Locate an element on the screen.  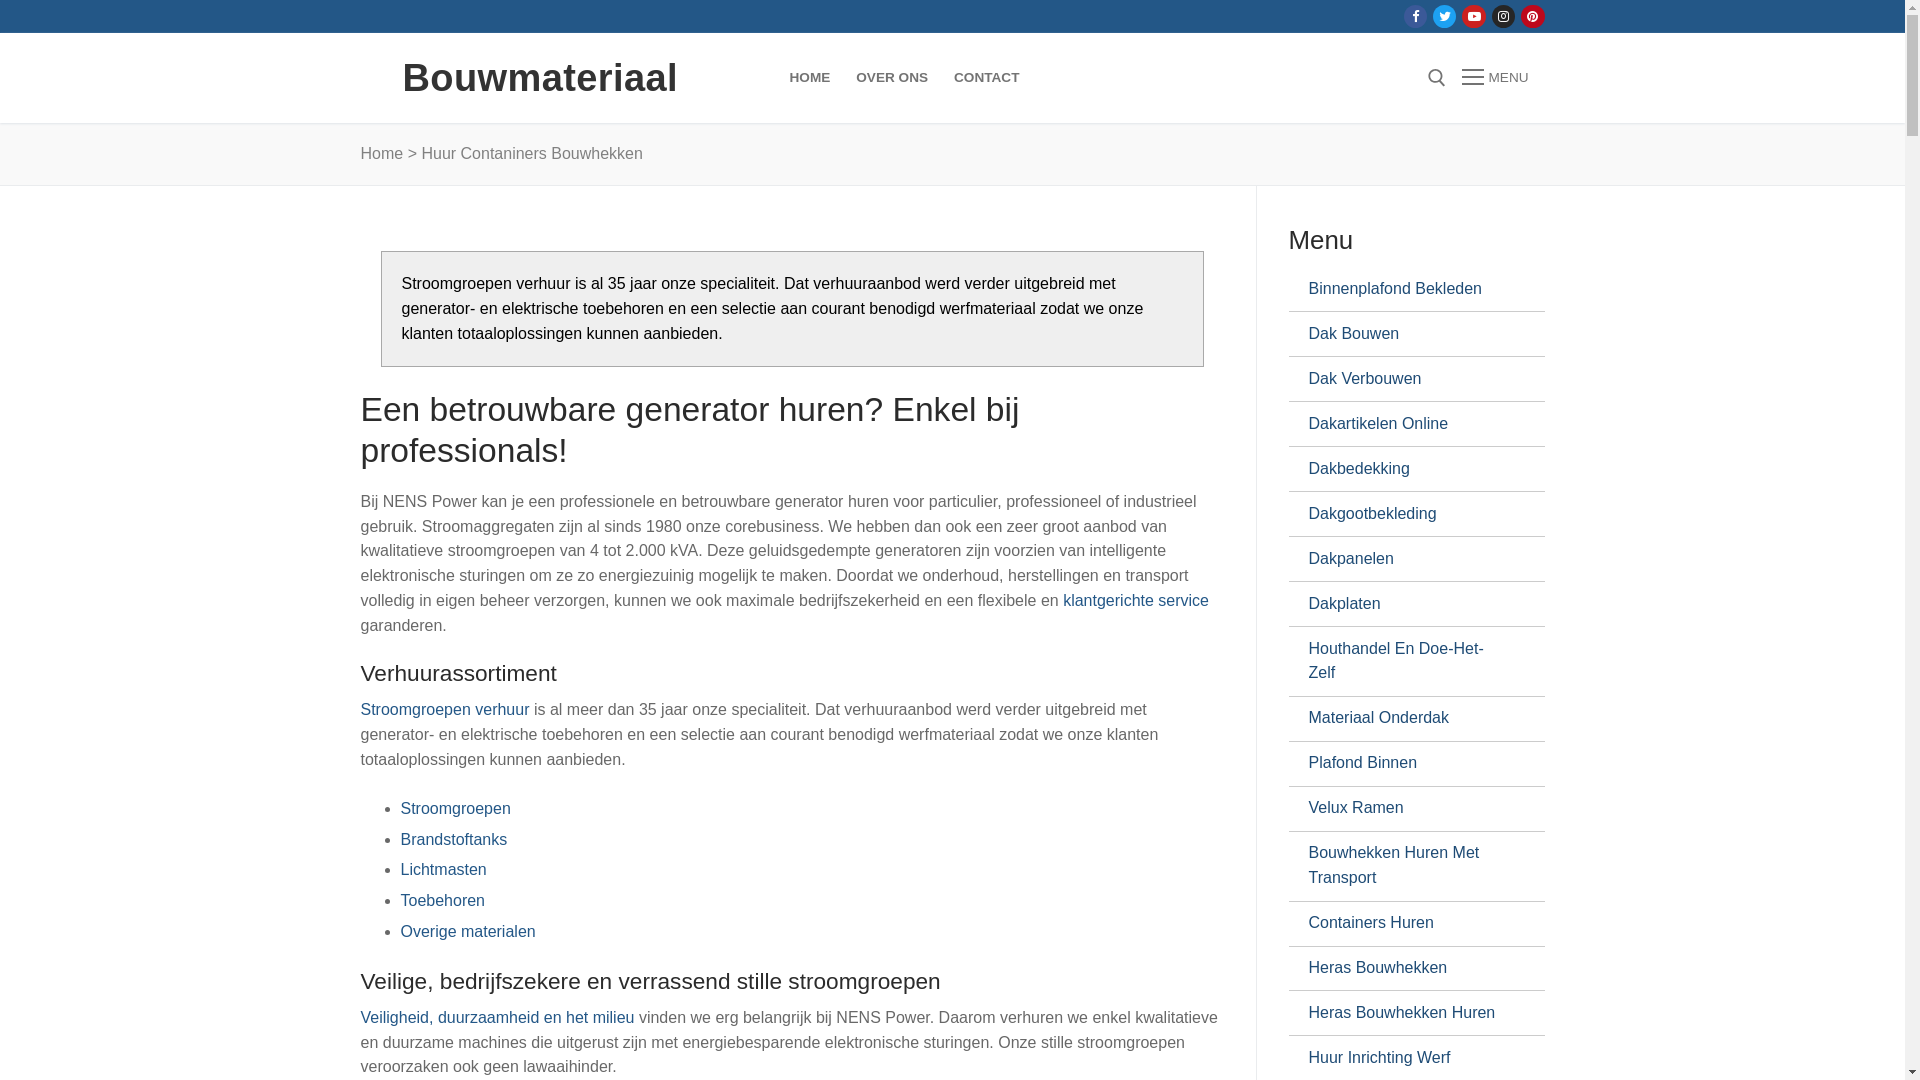
'Youtube' is located at coordinates (1468, 16).